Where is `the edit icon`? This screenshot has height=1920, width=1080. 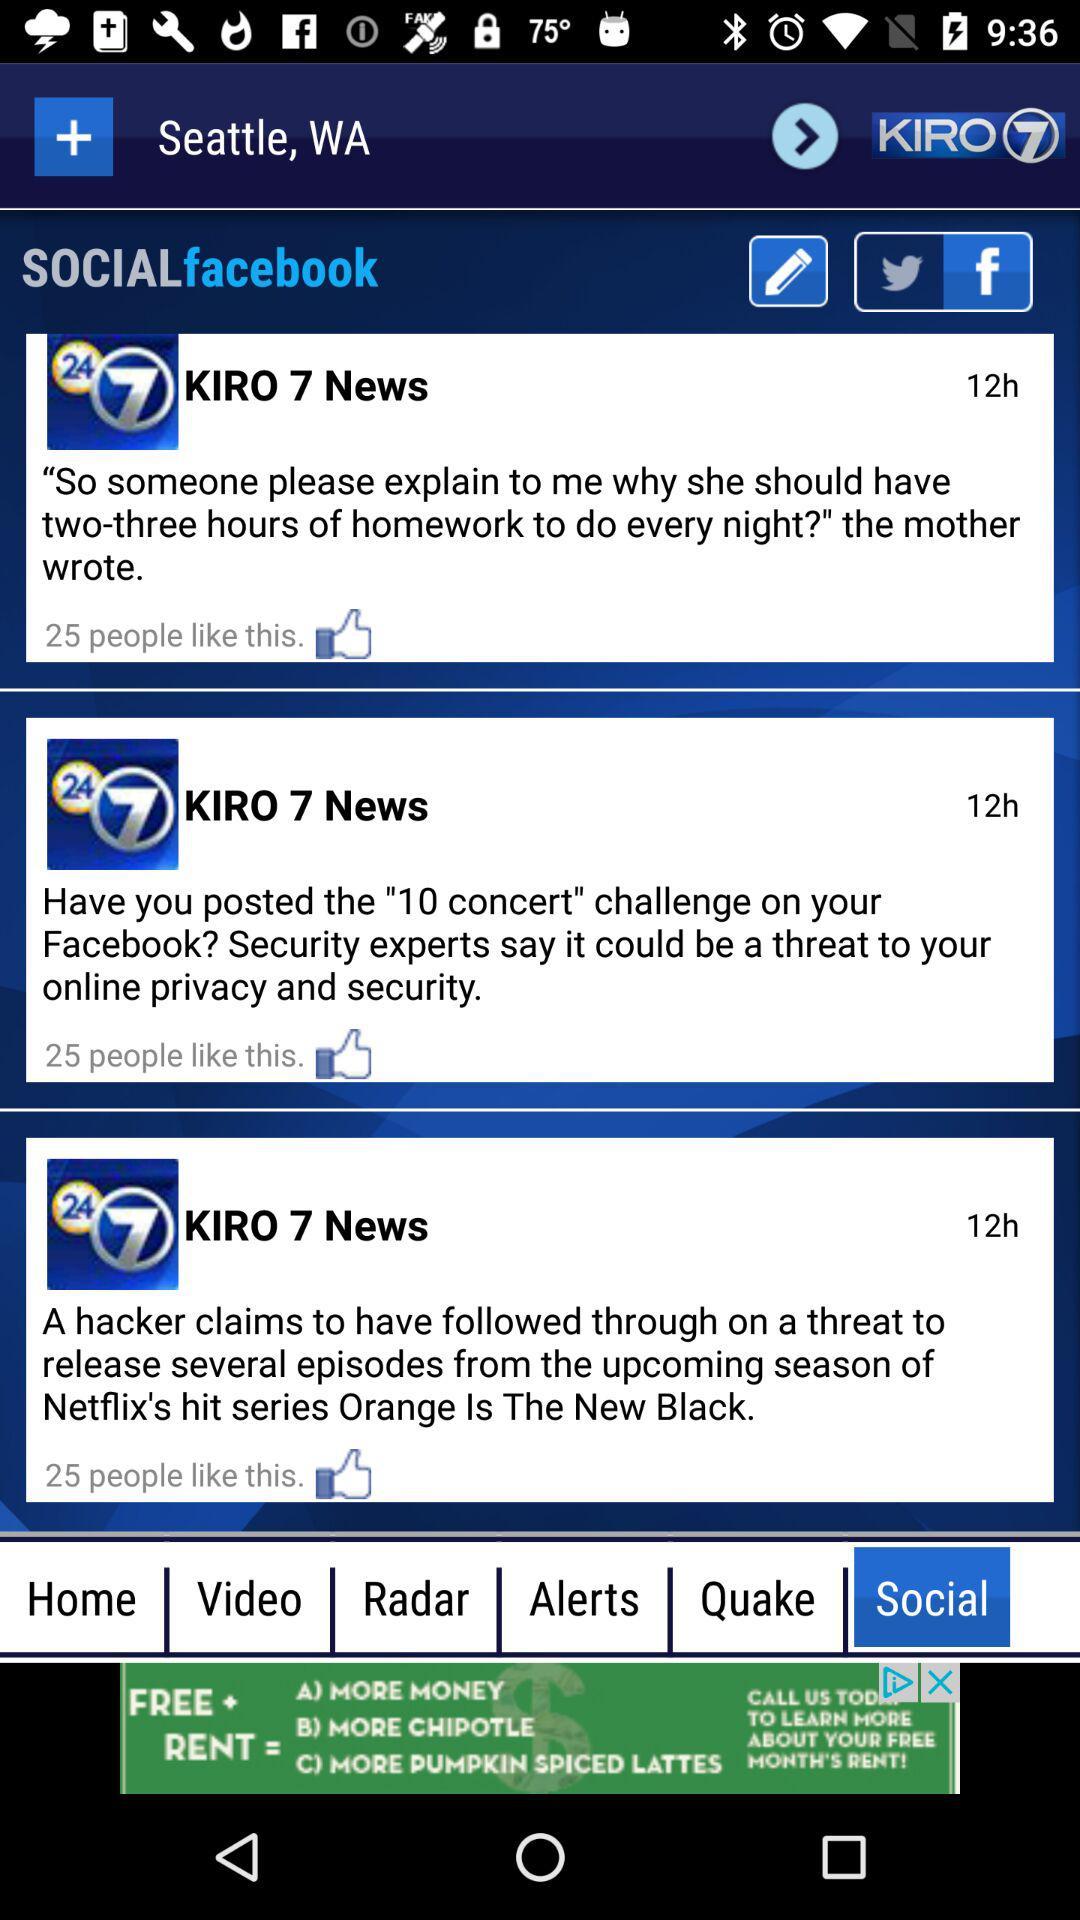 the edit icon is located at coordinates (787, 270).